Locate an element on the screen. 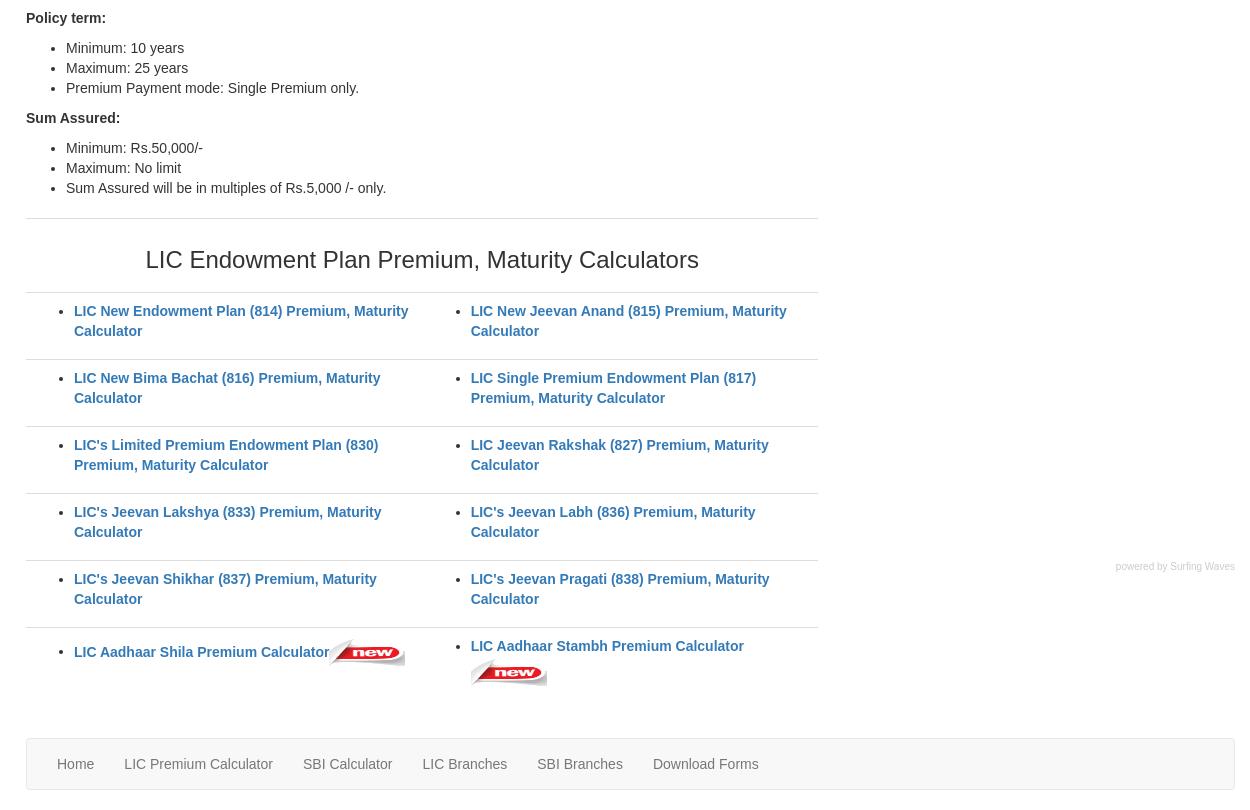 The image size is (1250, 810). 'LIC Jeevan Rakshak (827) Premium, Maturity  Calculator' is located at coordinates (618, 454).